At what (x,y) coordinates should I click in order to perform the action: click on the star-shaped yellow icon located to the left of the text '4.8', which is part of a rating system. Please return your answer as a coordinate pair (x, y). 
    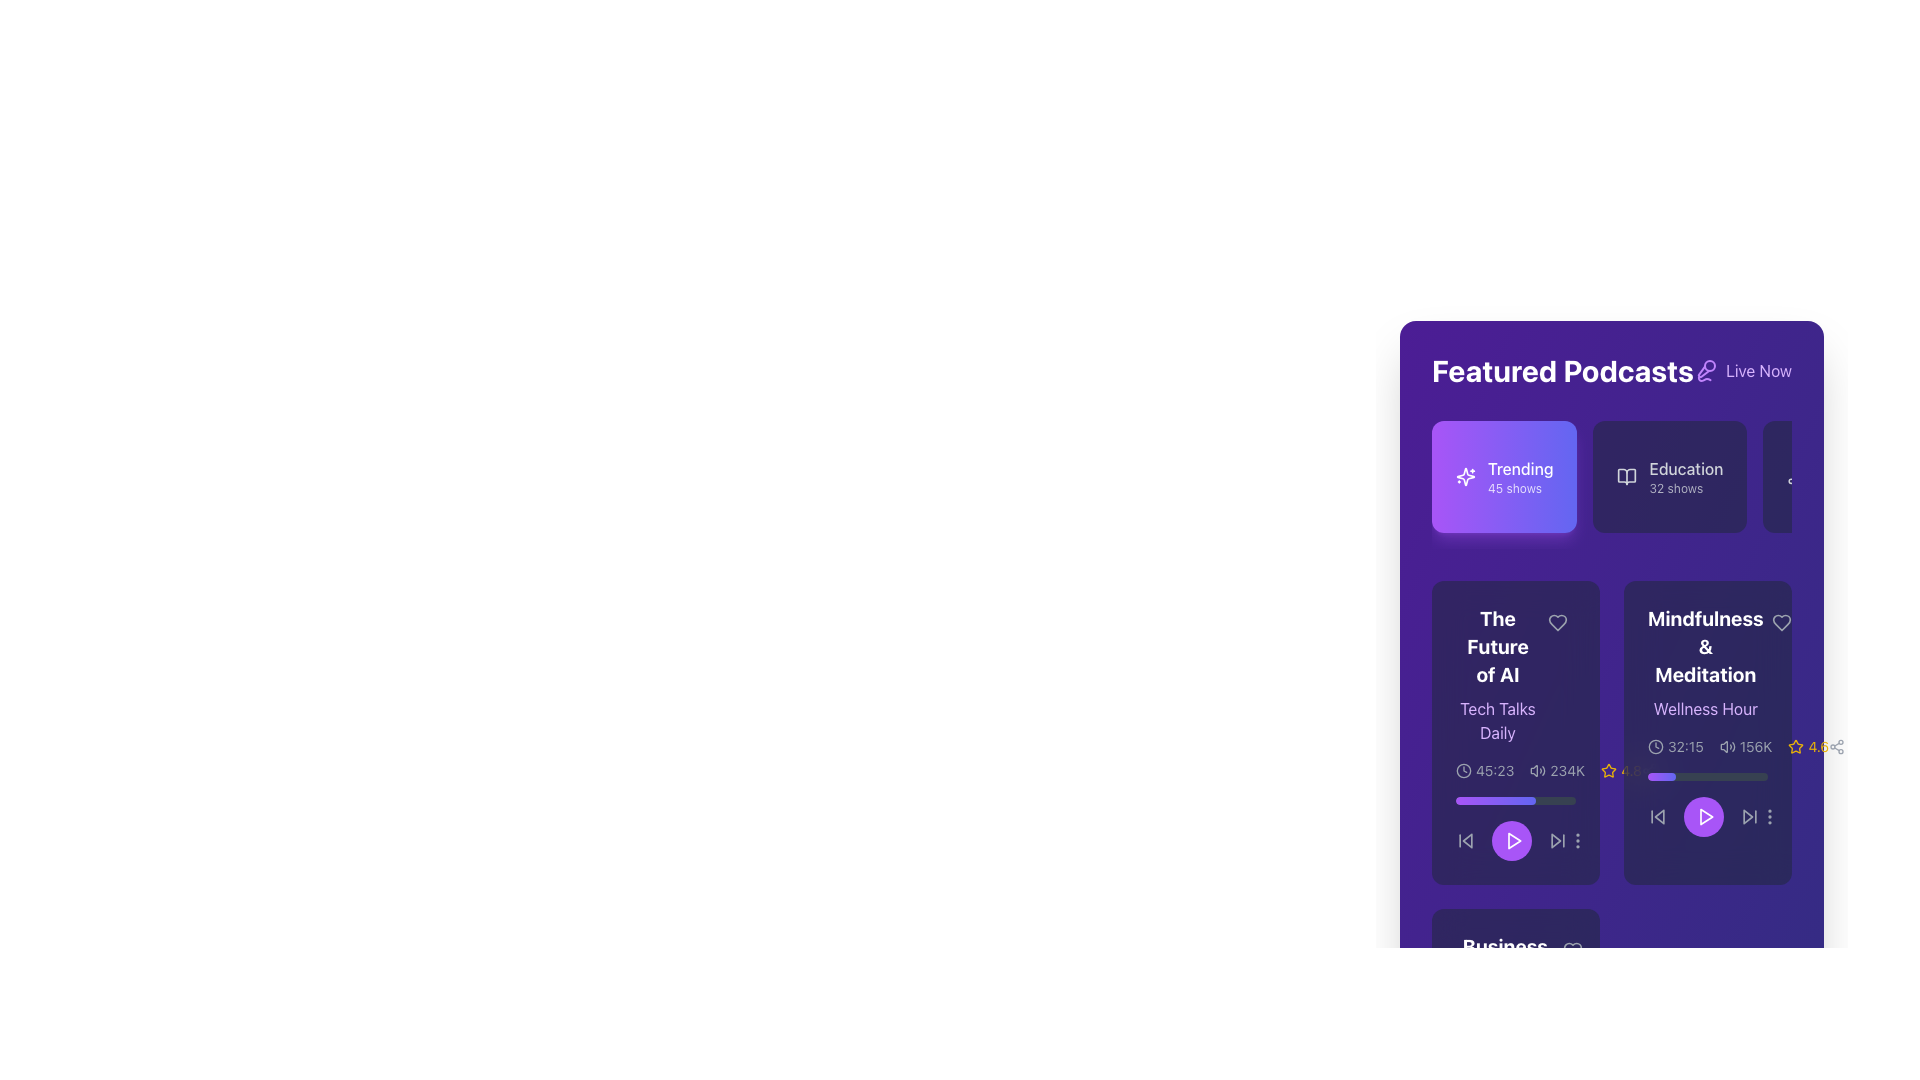
    Looking at the image, I should click on (1609, 770).